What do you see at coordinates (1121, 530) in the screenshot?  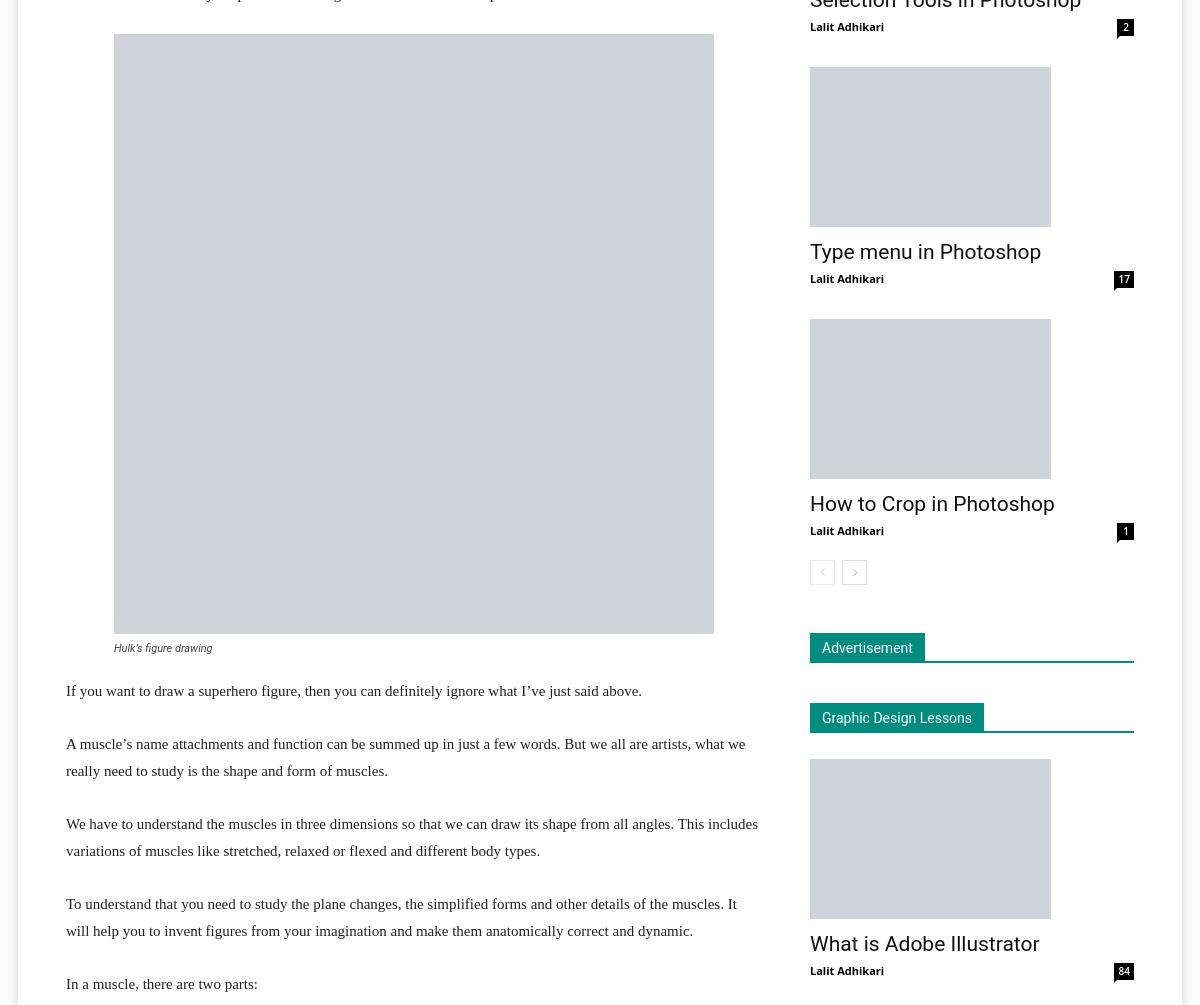 I see `'1'` at bounding box center [1121, 530].